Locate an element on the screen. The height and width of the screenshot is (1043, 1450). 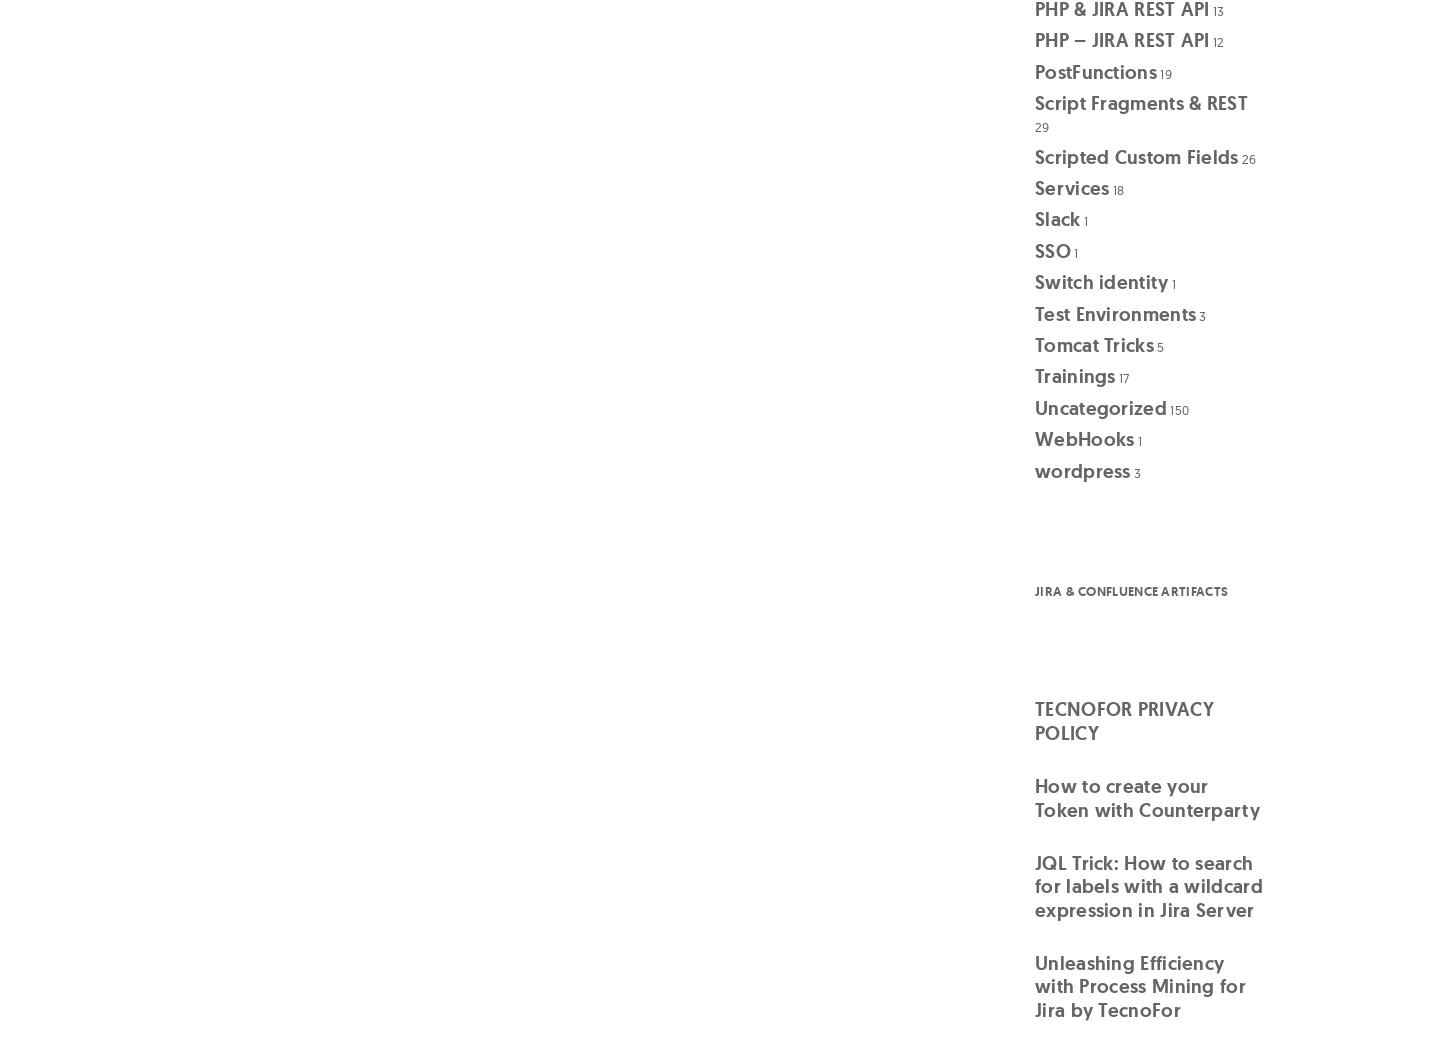
'Scripted Custom Fields' is located at coordinates (1135, 155).